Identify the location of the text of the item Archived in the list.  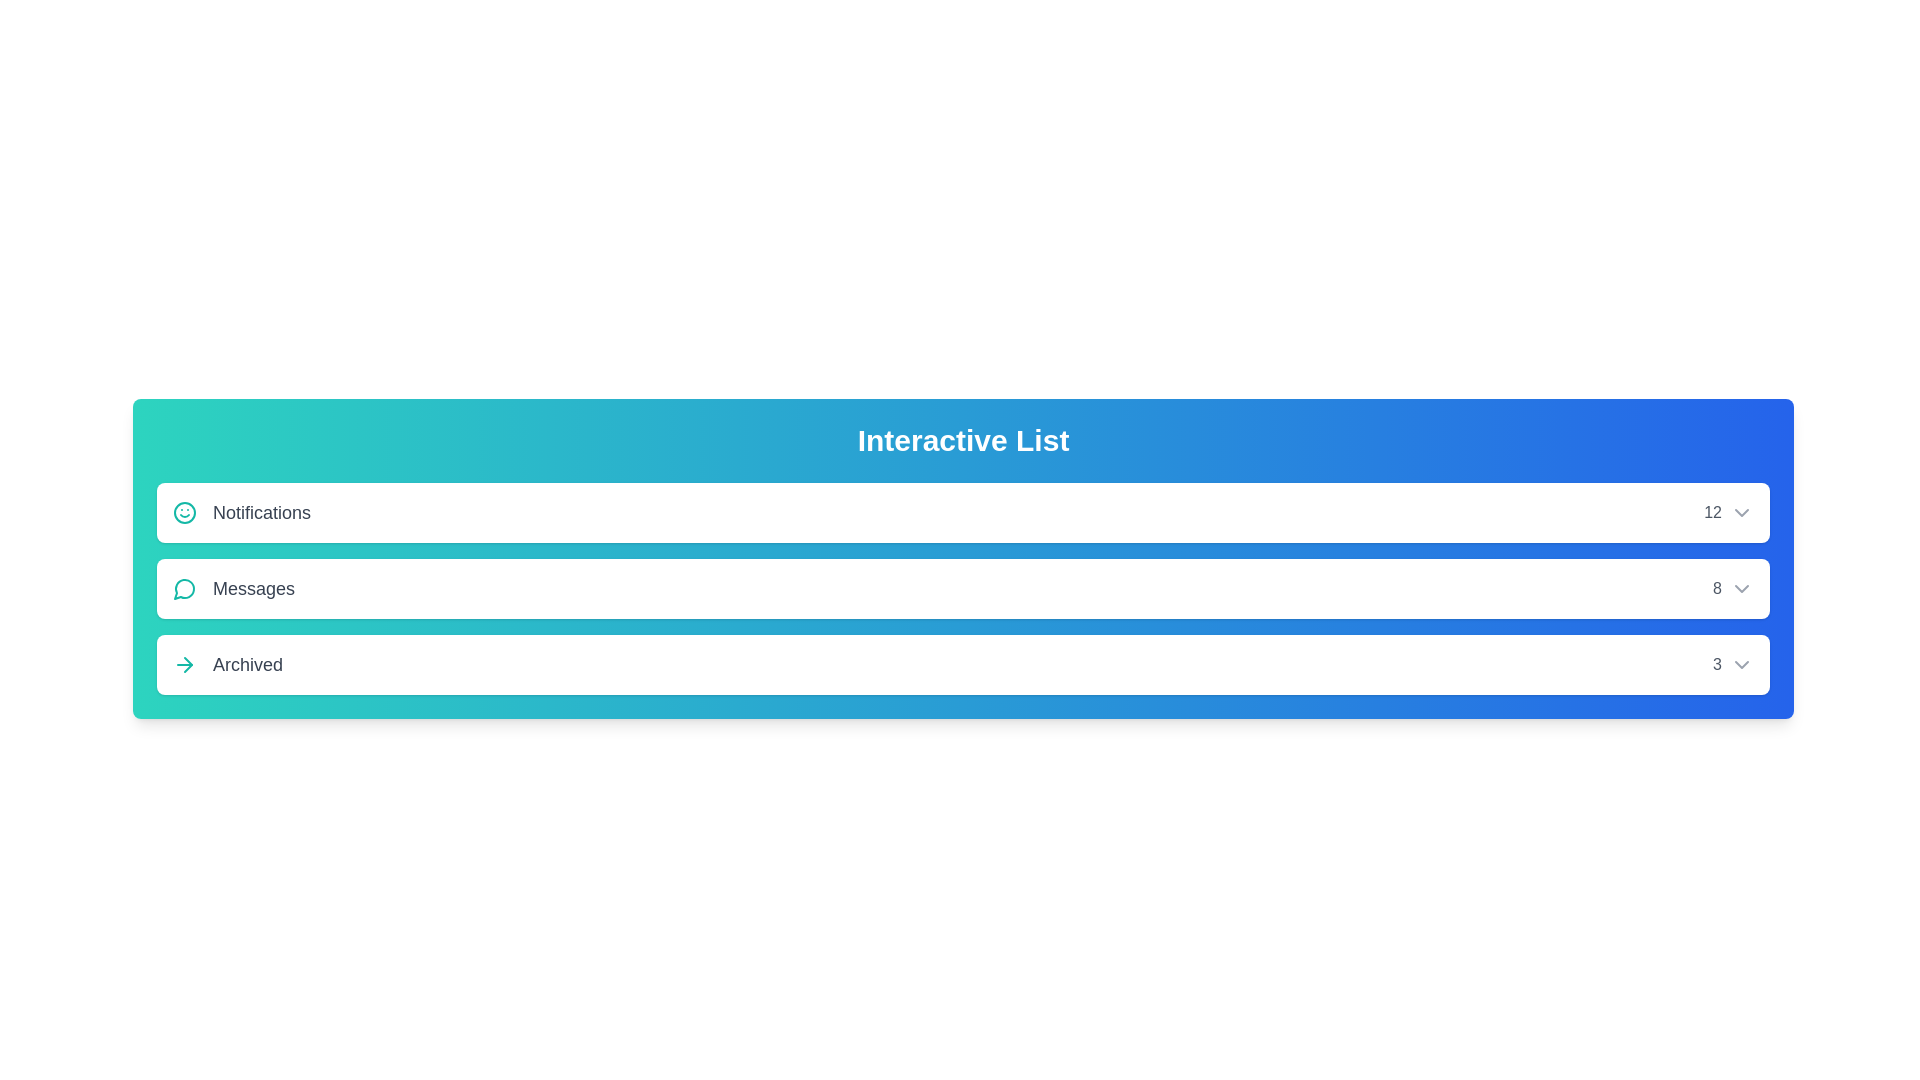
(227, 664).